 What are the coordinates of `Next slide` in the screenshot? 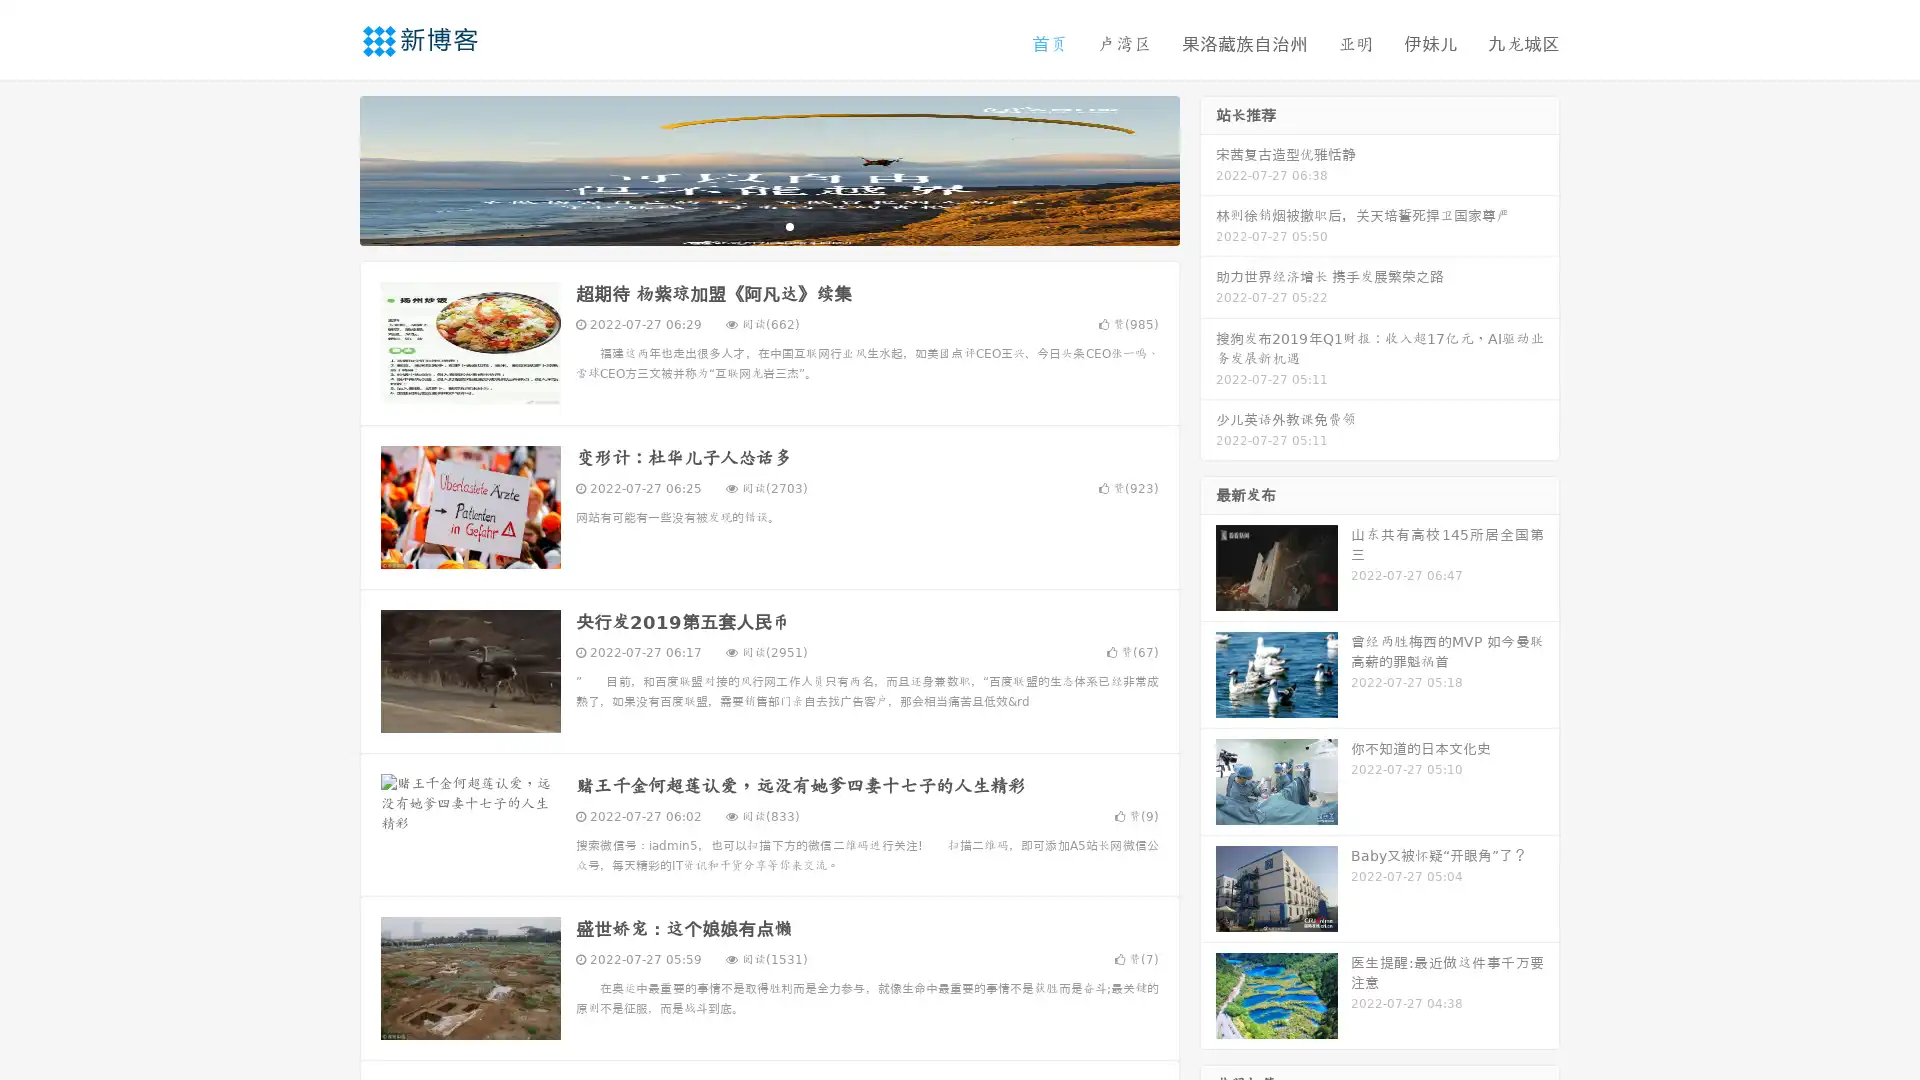 It's located at (1208, 168).